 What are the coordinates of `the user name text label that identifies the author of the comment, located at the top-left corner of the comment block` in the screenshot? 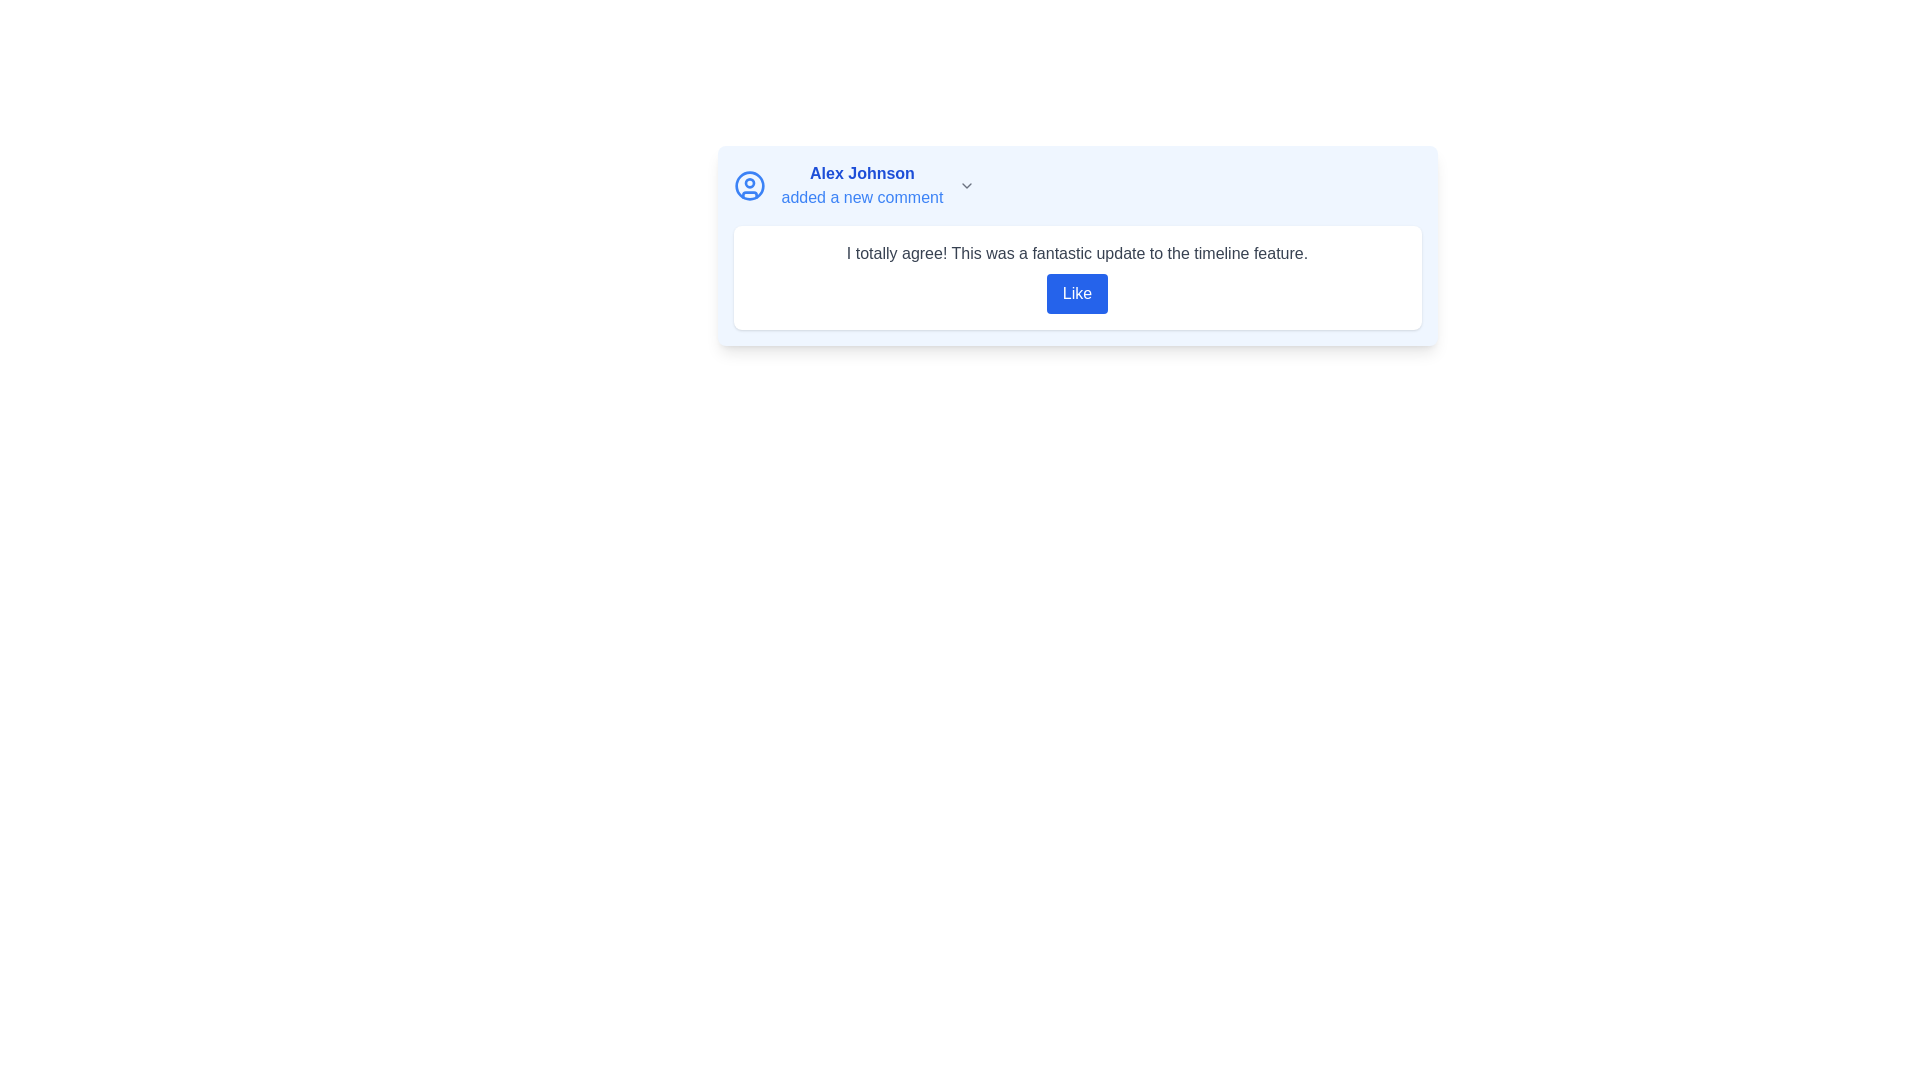 It's located at (862, 172).